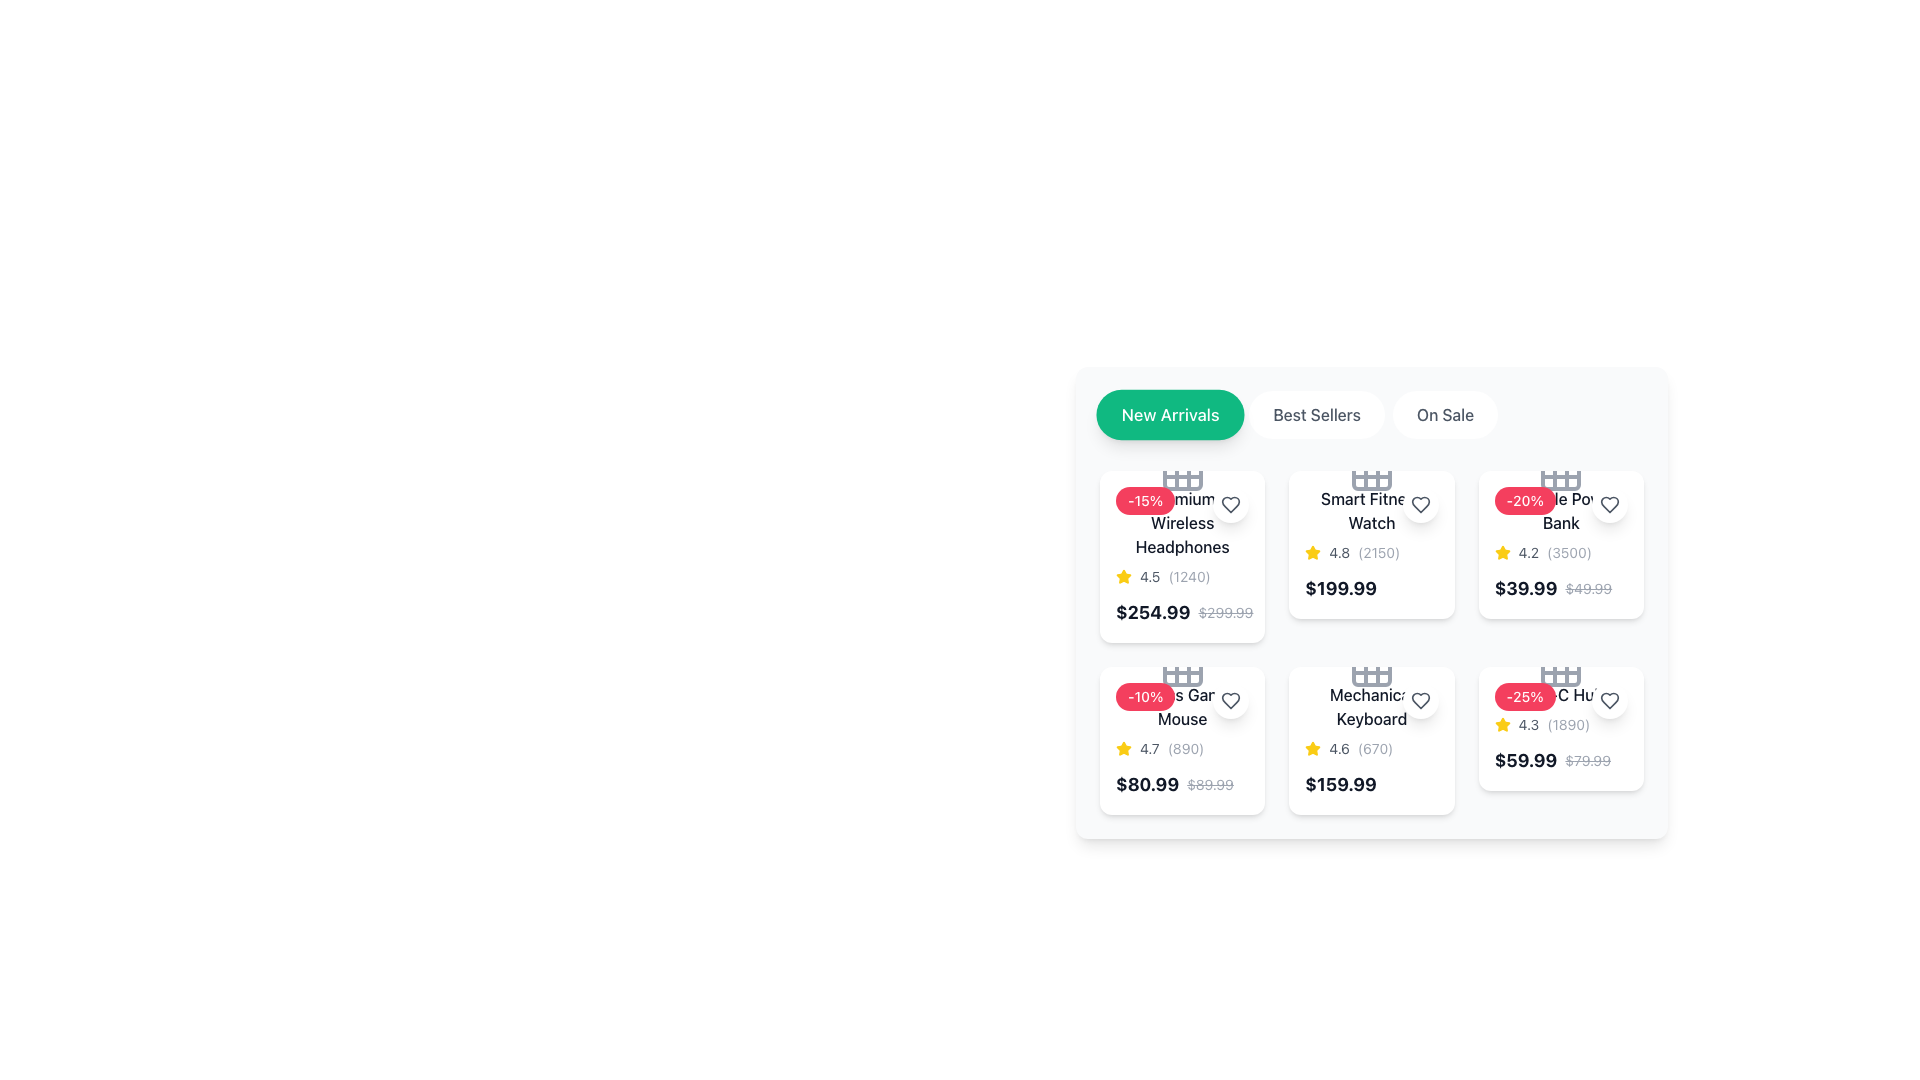  I want to click on the heart-shaped icon outlined with a bold stroke, located within the rounded rectangle button of the fifth 'Mechanical Keyboard' product card, so click(1419, 700).